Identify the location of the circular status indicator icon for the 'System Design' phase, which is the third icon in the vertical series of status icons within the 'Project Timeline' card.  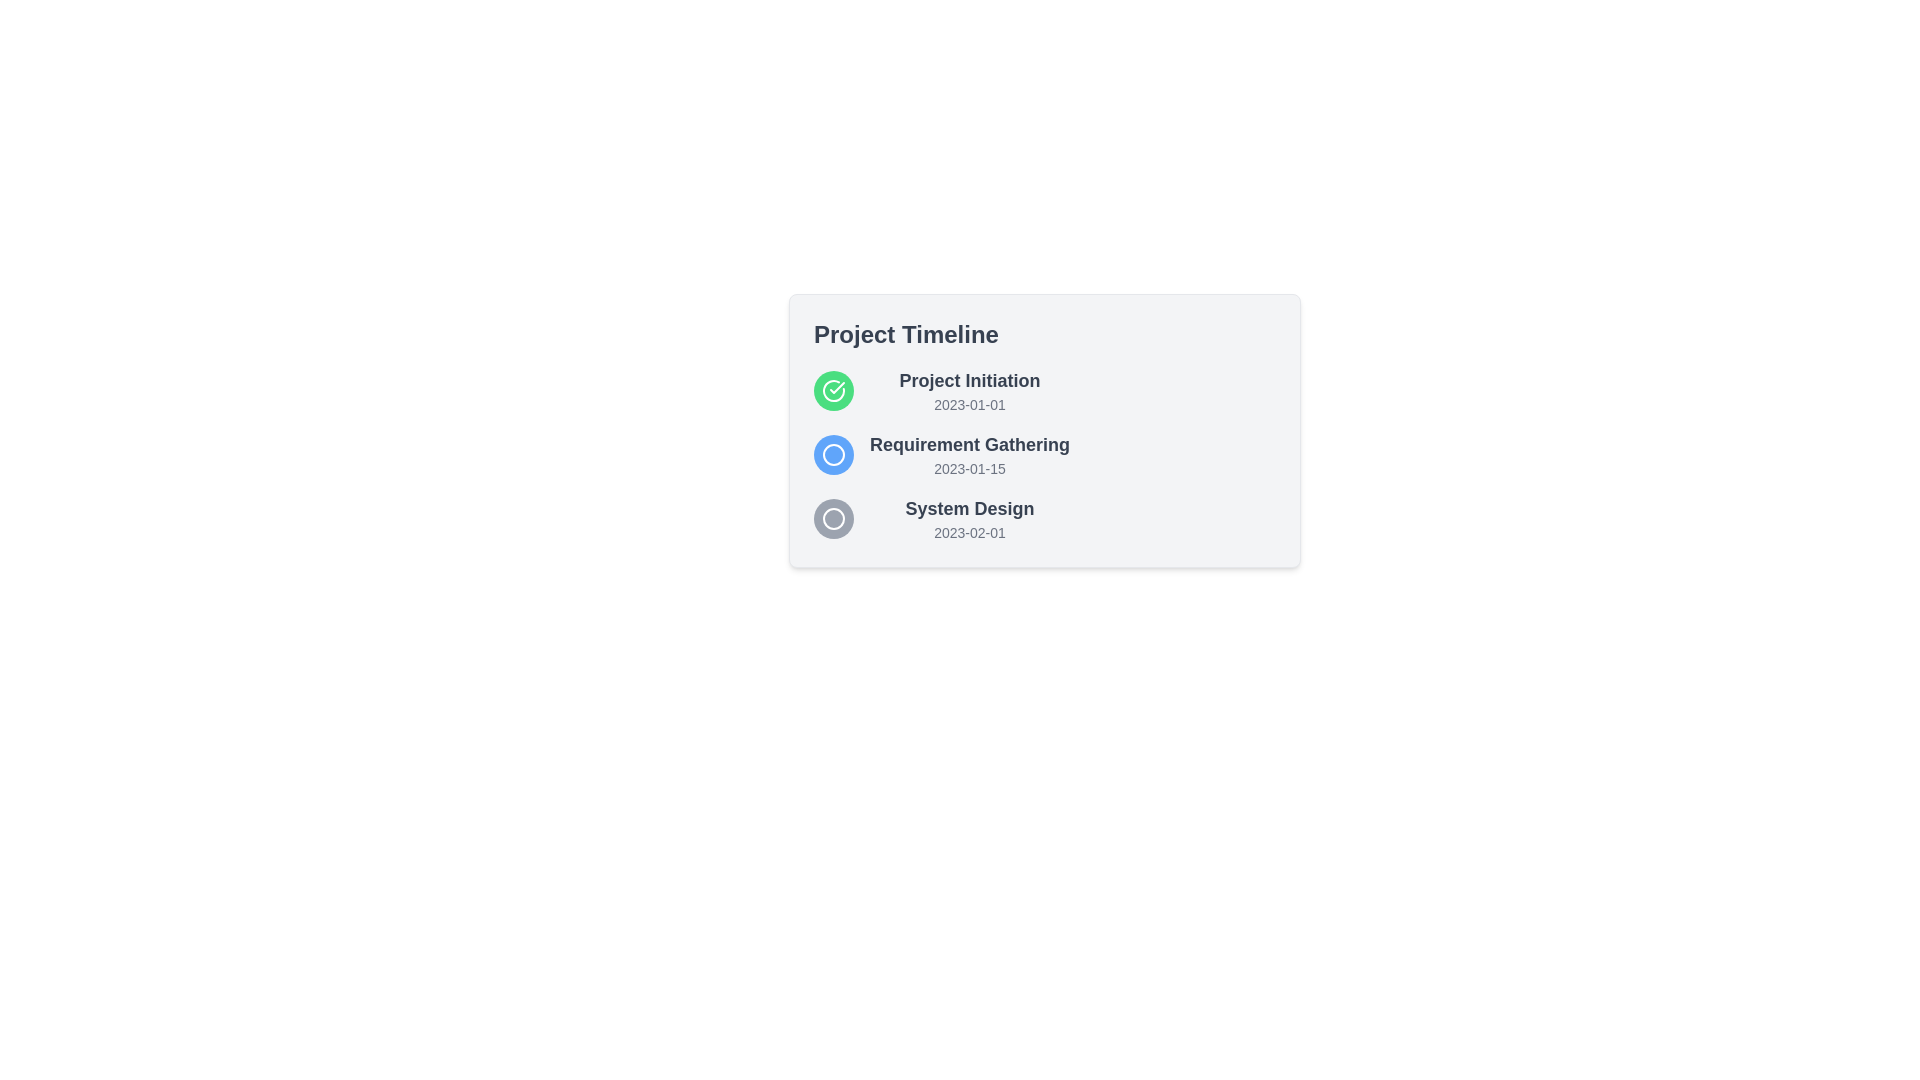
(834, 518).